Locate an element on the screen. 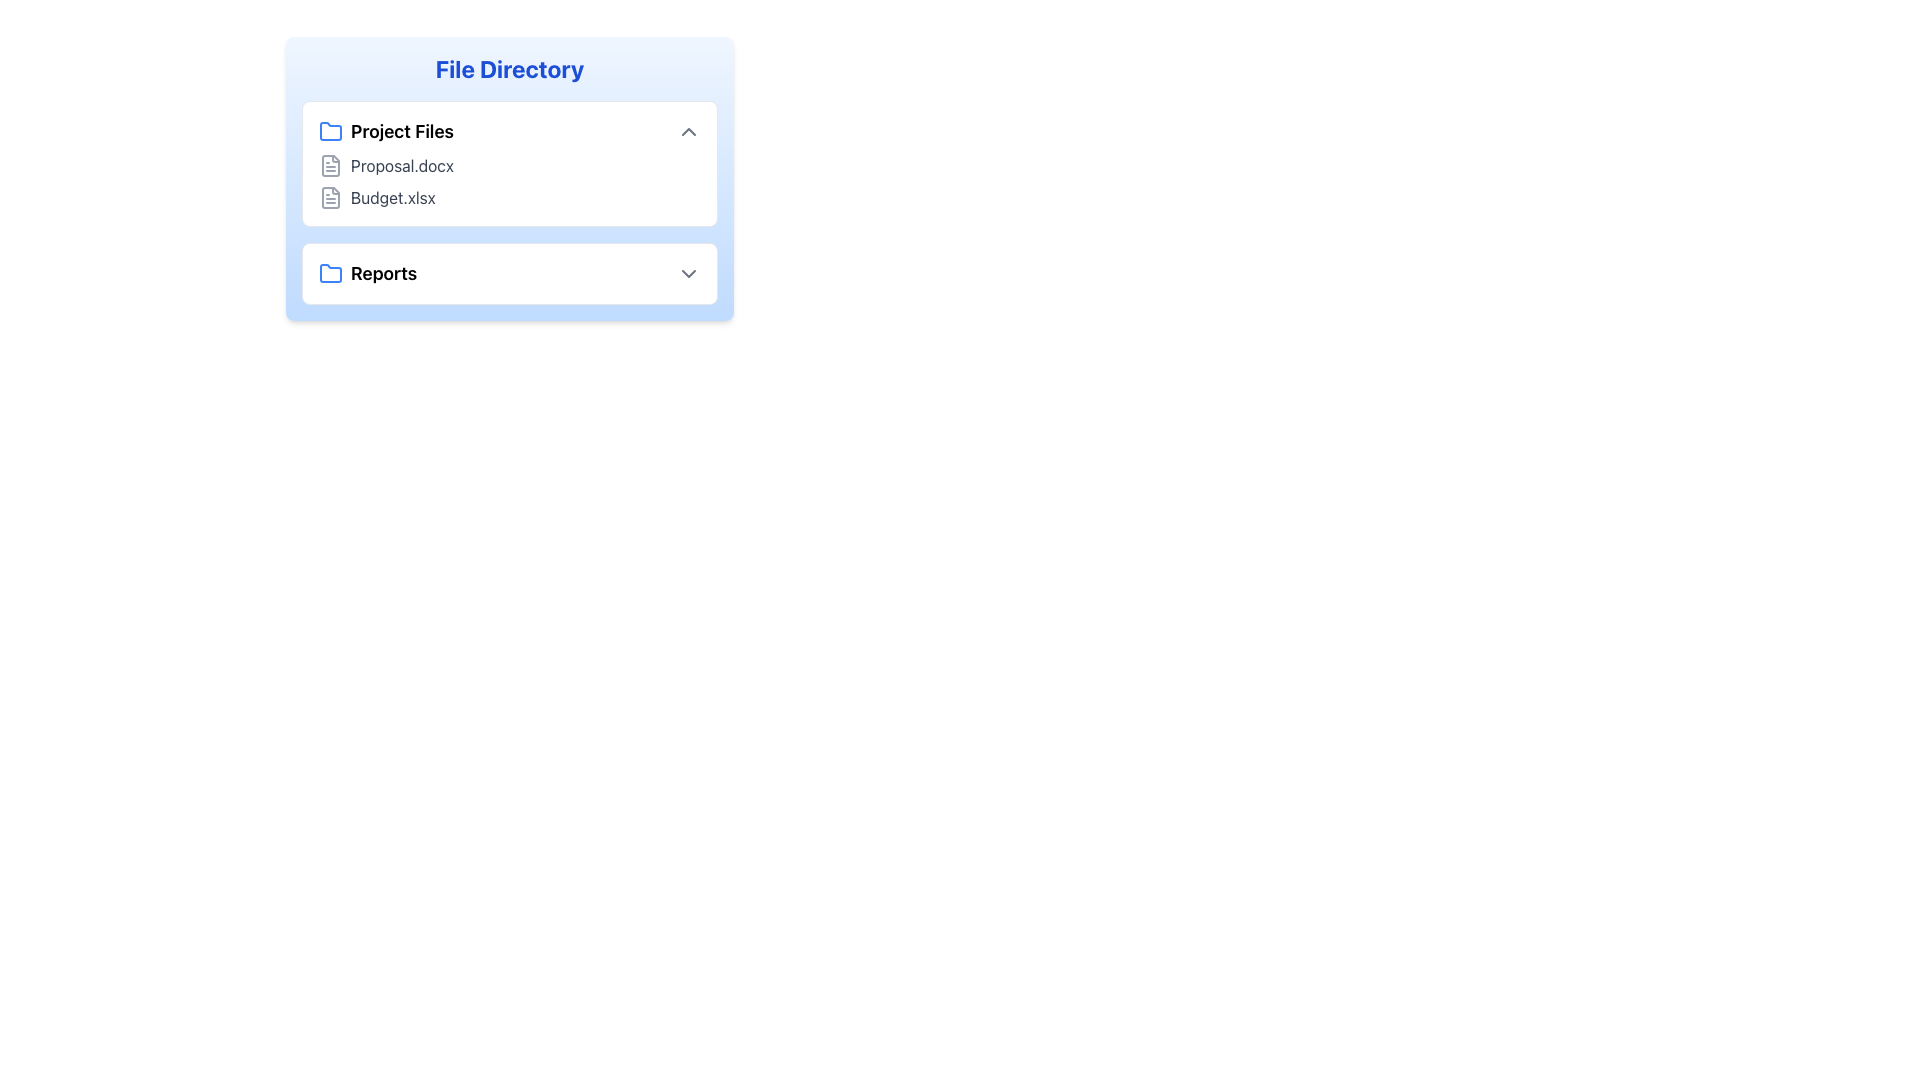 The height and width of the screenshot is (1080, 1920). the blue folder icon located to the left of the 'Project Files' text is located at coordinates (331, 131).